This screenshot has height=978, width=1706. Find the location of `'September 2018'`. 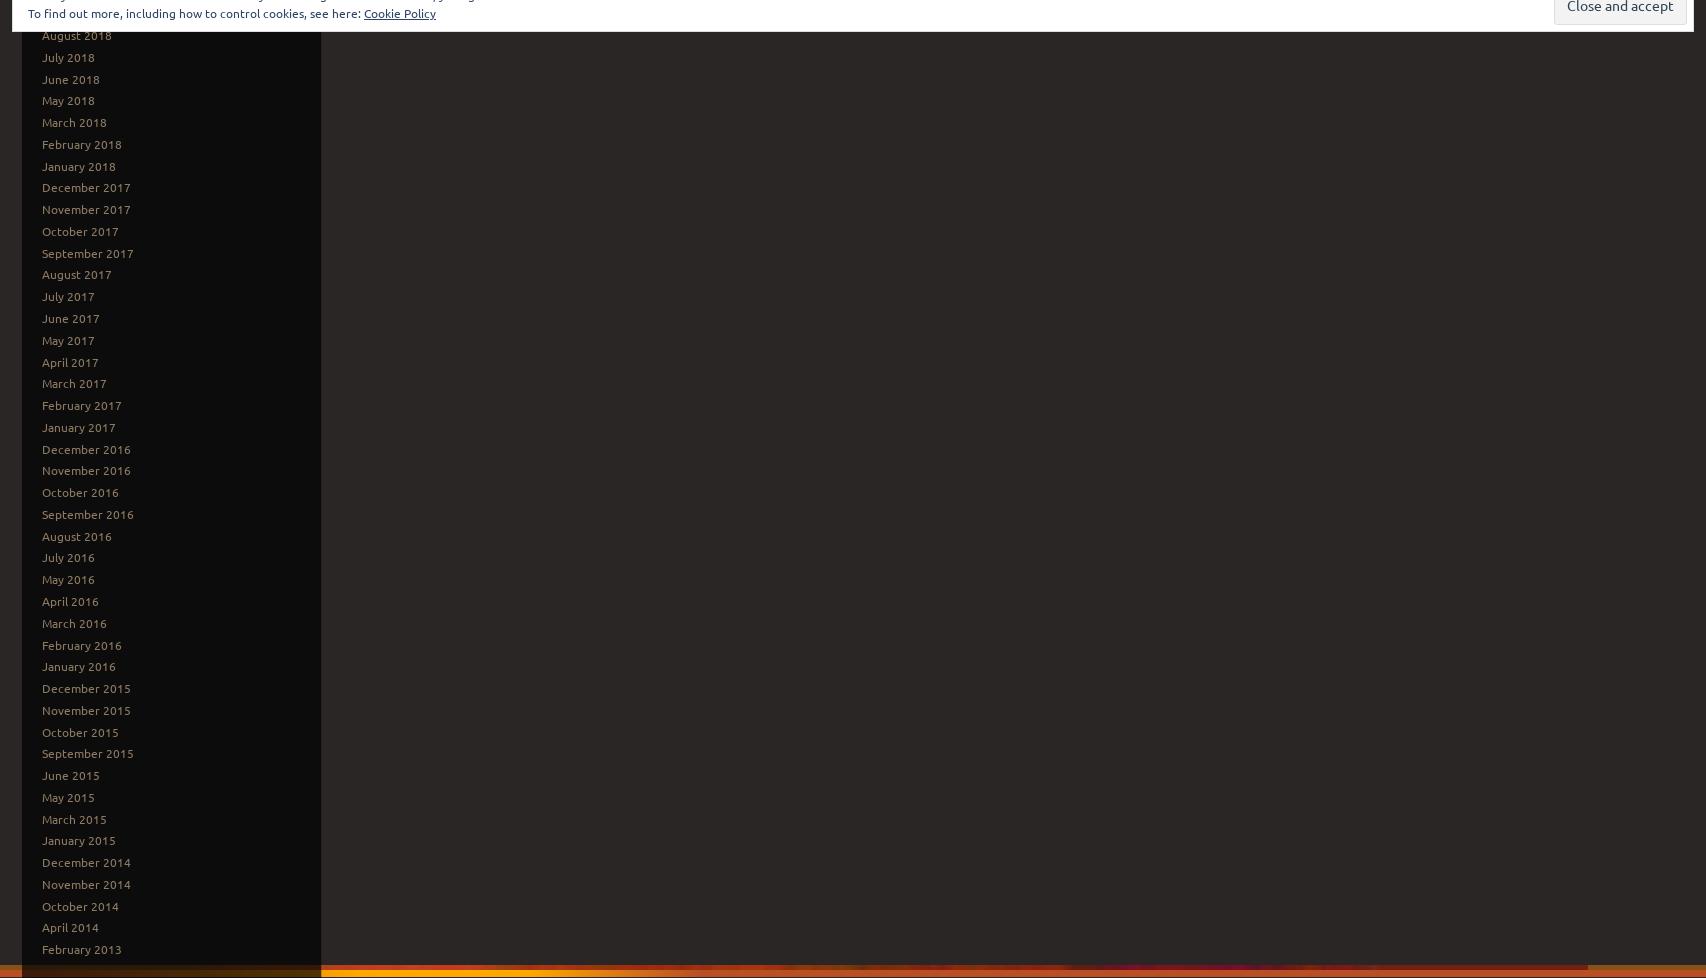

'September 2018' is located at coordinates (87, 13).